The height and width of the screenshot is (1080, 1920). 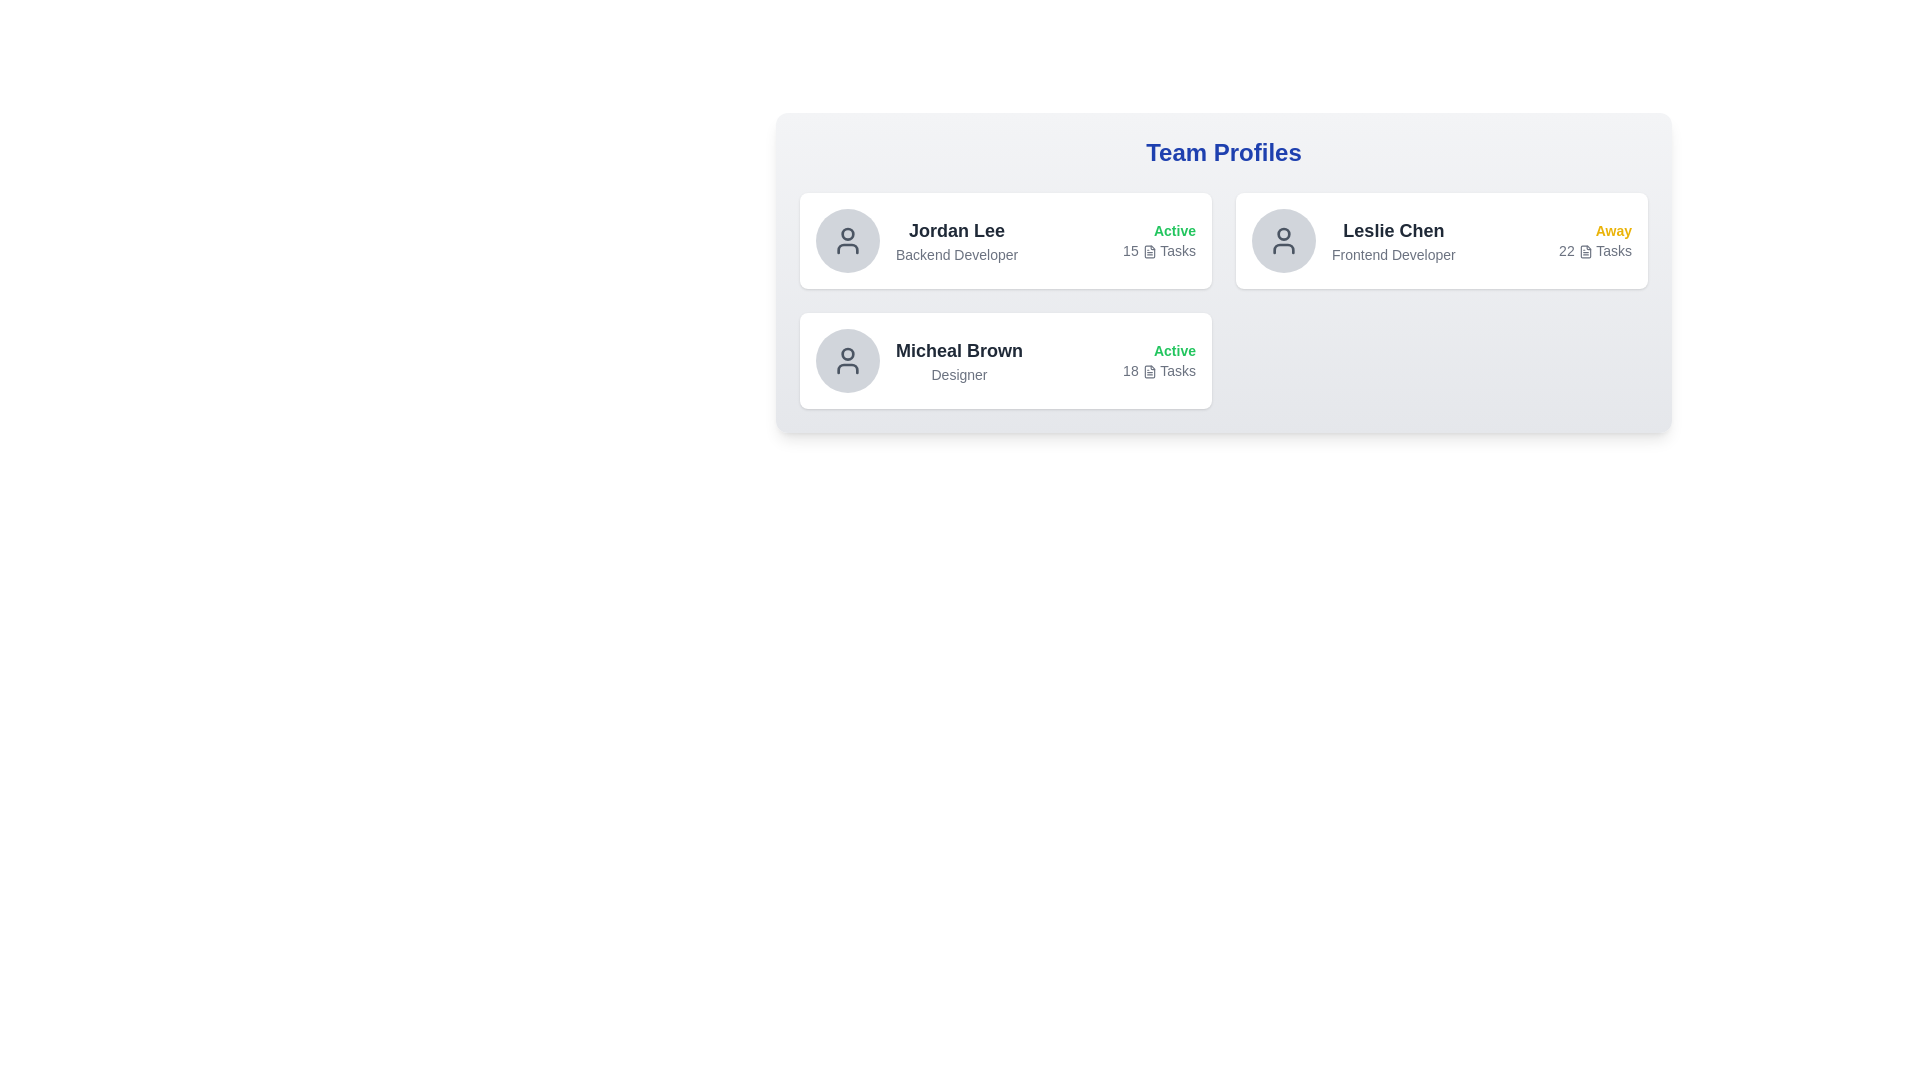 I want to click on the document icon next to '22 Tasks' in the 'Team Profiles' section, so click(x=1584, y=251).